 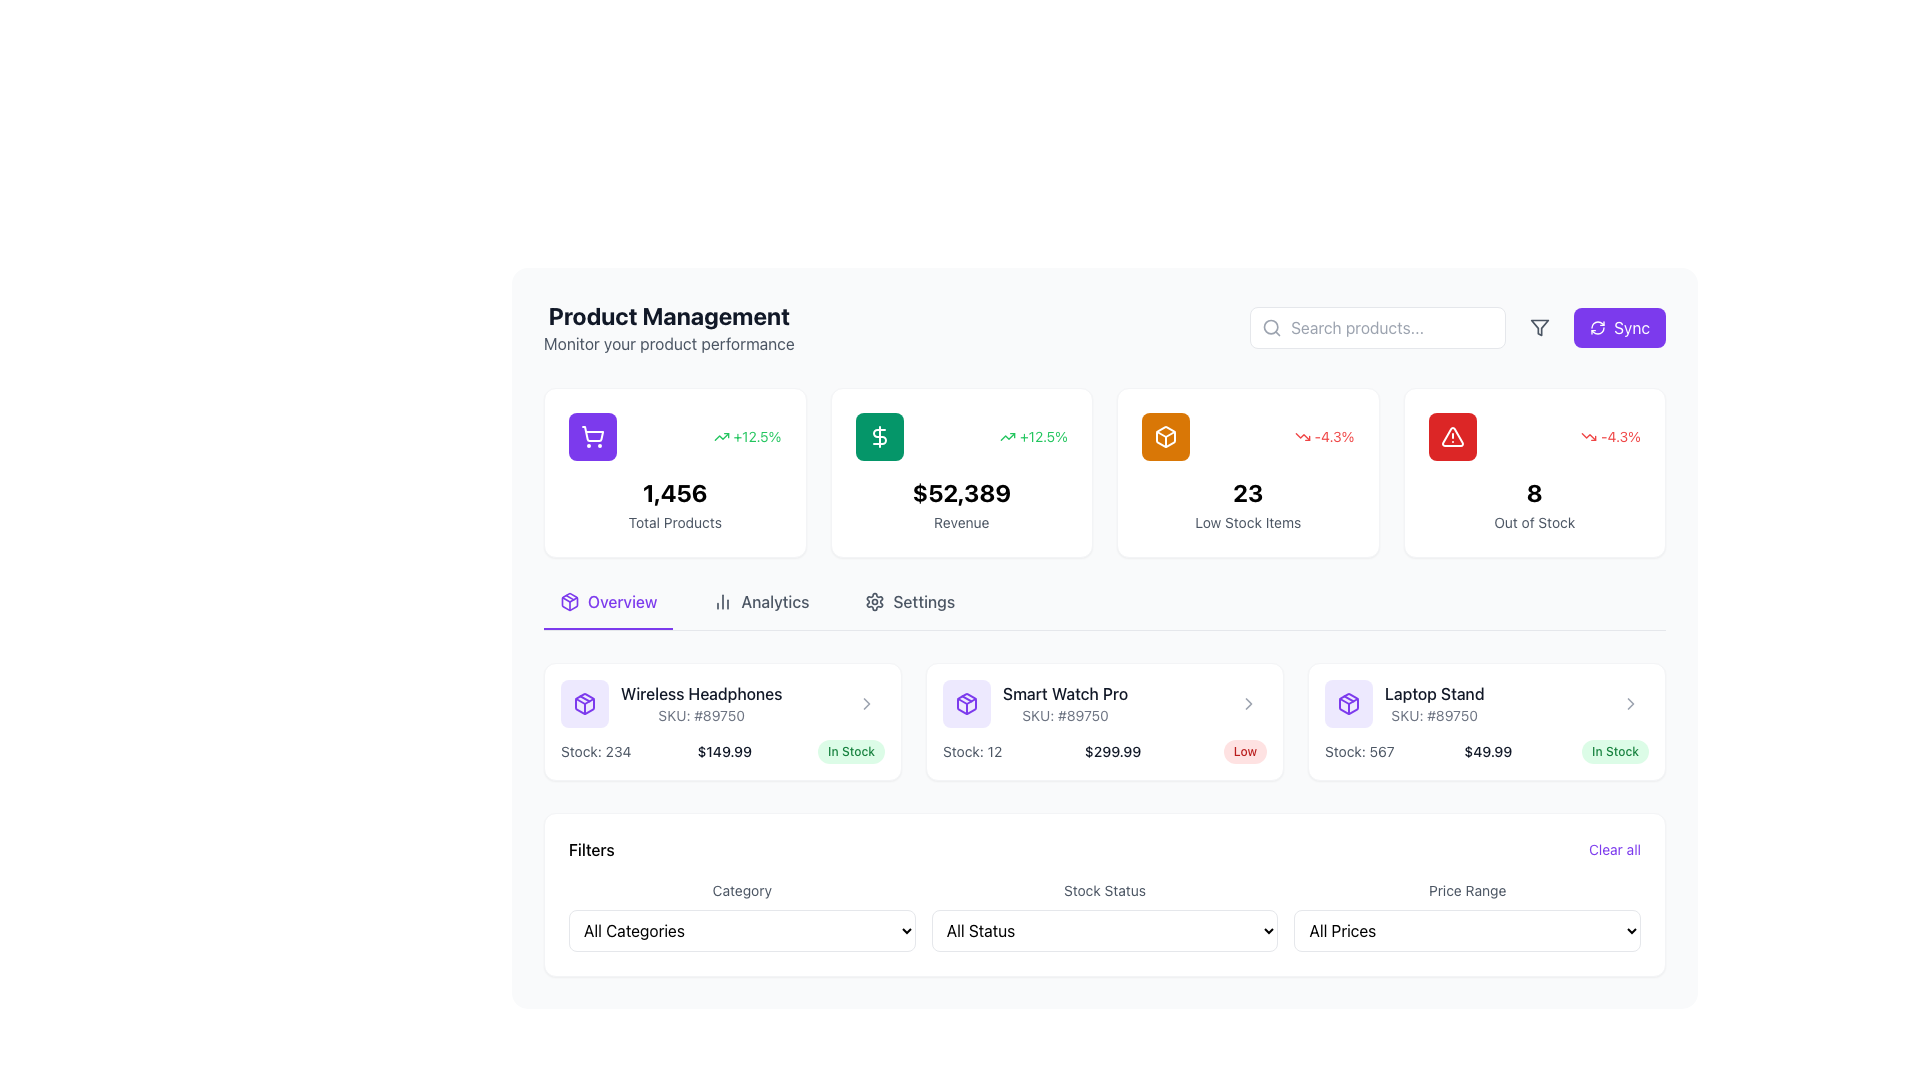 What do you see at coordinates (1103, 703) in the screenshot?
I see `the Text label with an icon that describes the product, located between 'Wireless Headphones' and 'Laptop Stand', positioned in the second row below the overview statistics` at bounding box center [1103, 703].